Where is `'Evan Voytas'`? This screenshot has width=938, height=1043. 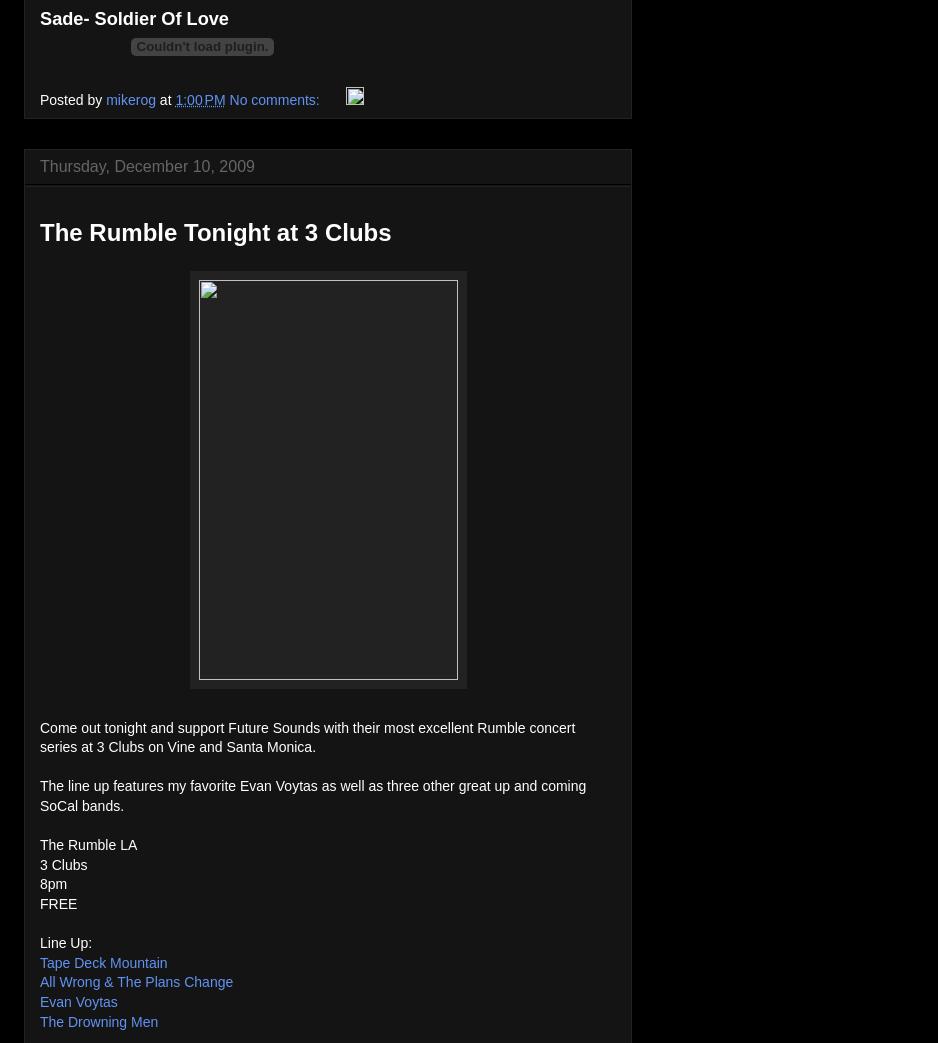 'Evan Voytas' is located at coordinates (78, 1002).